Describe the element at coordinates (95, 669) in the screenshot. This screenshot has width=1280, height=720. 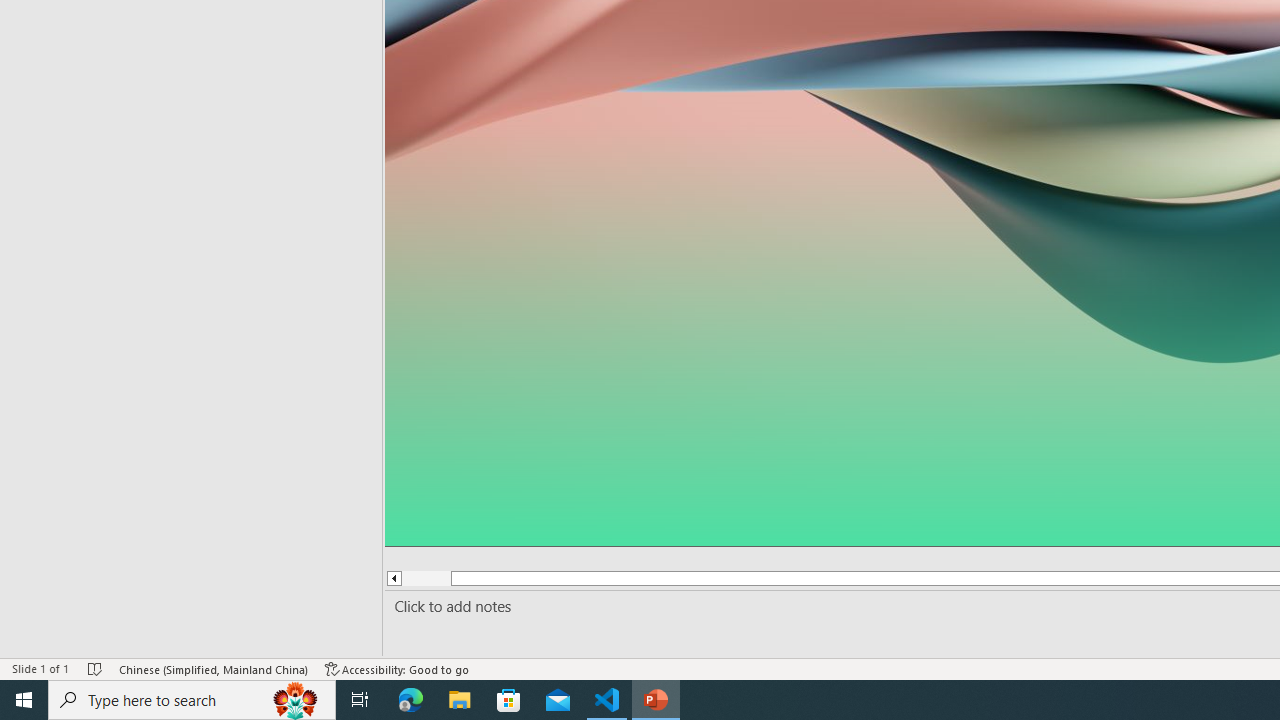
I see `'Spell Check No Errors'` at that location.